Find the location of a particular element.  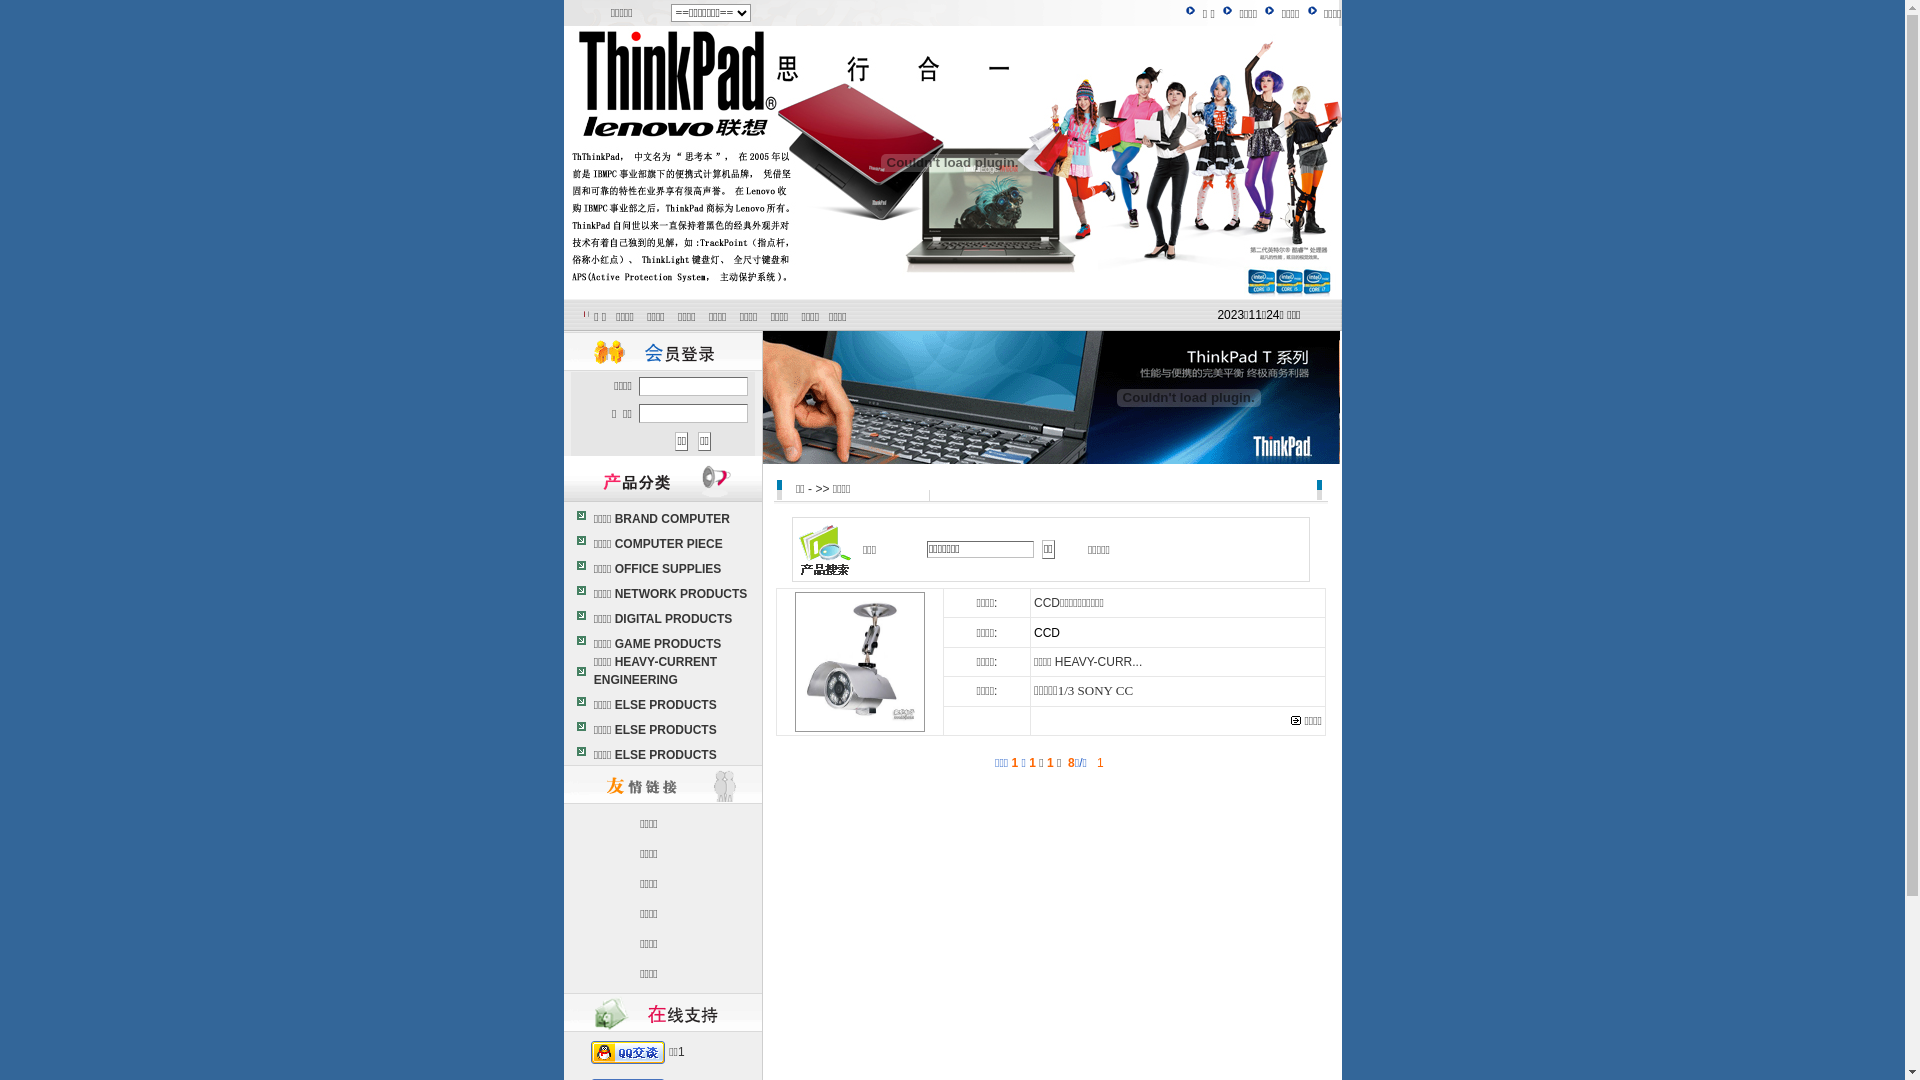

'CCD' is located at coordinates (1045, 632).